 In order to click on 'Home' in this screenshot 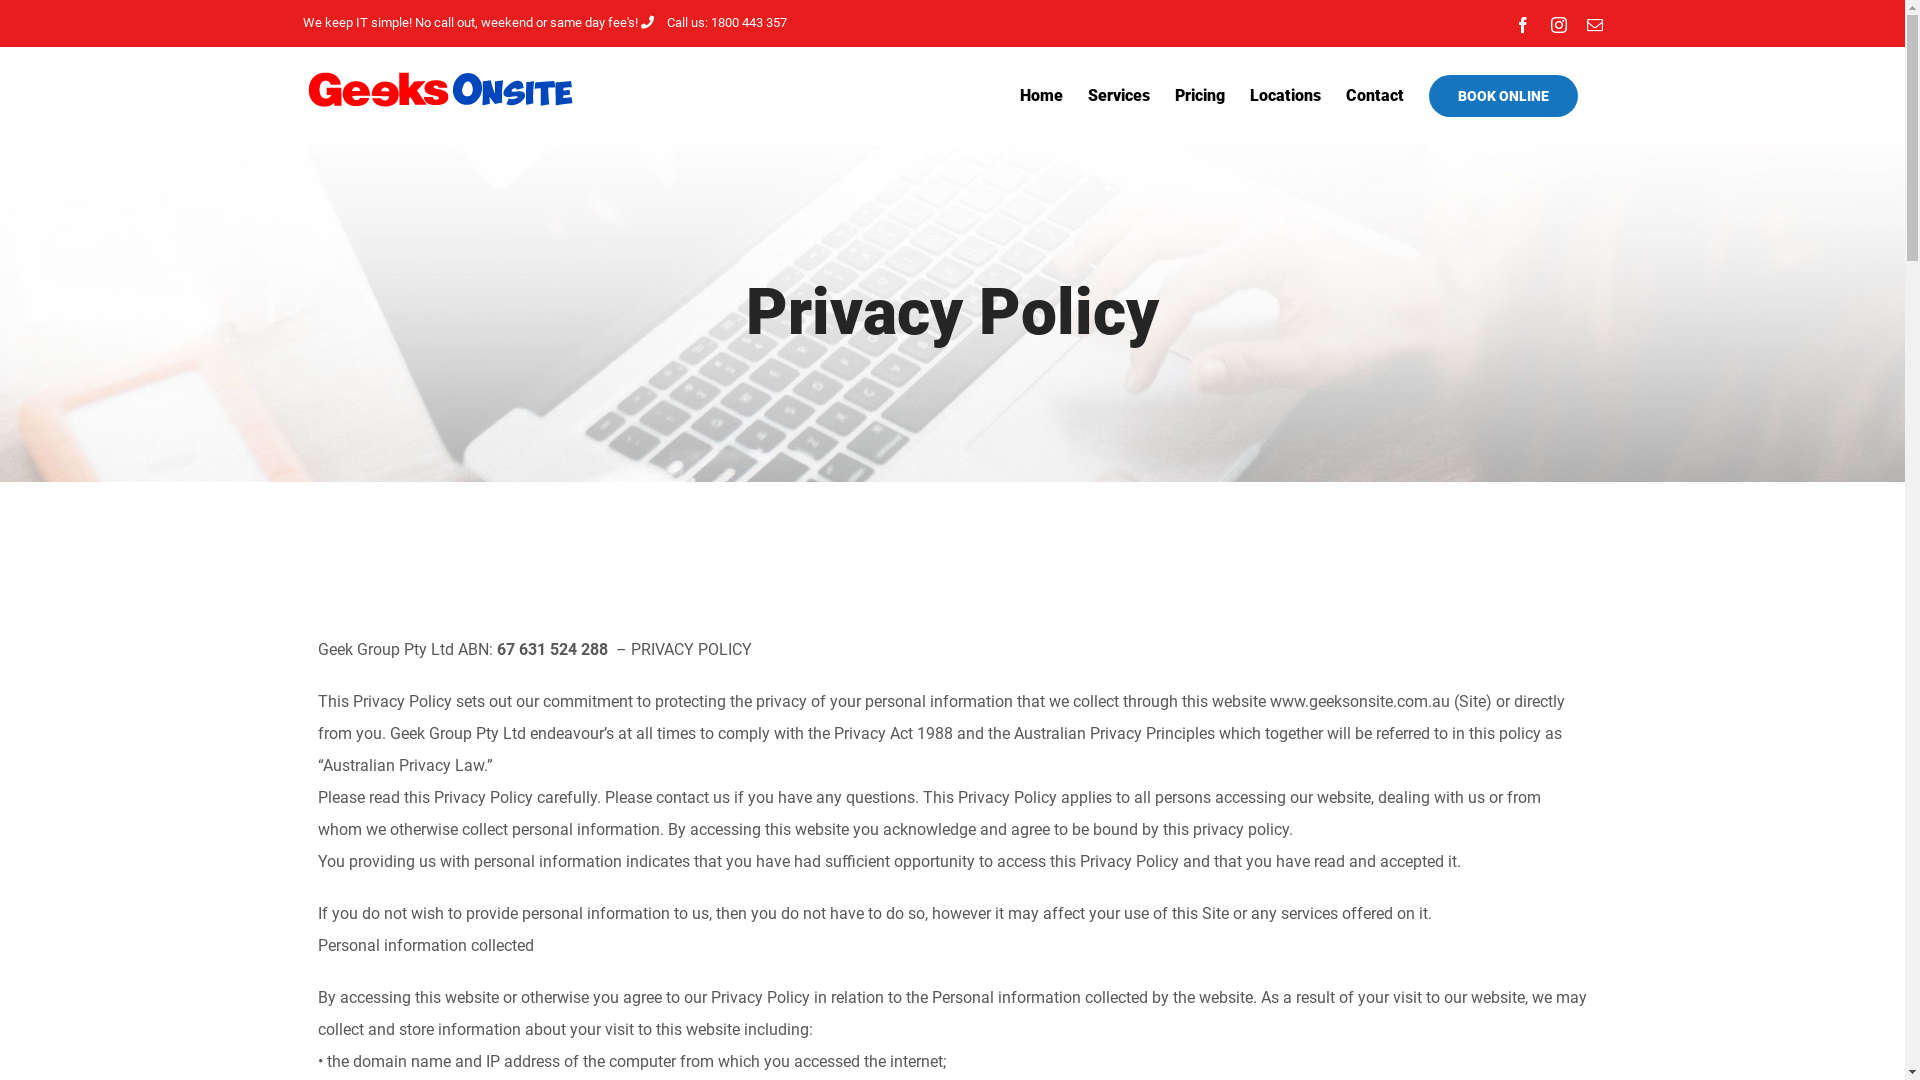, I will do `click(1040, 95)`.